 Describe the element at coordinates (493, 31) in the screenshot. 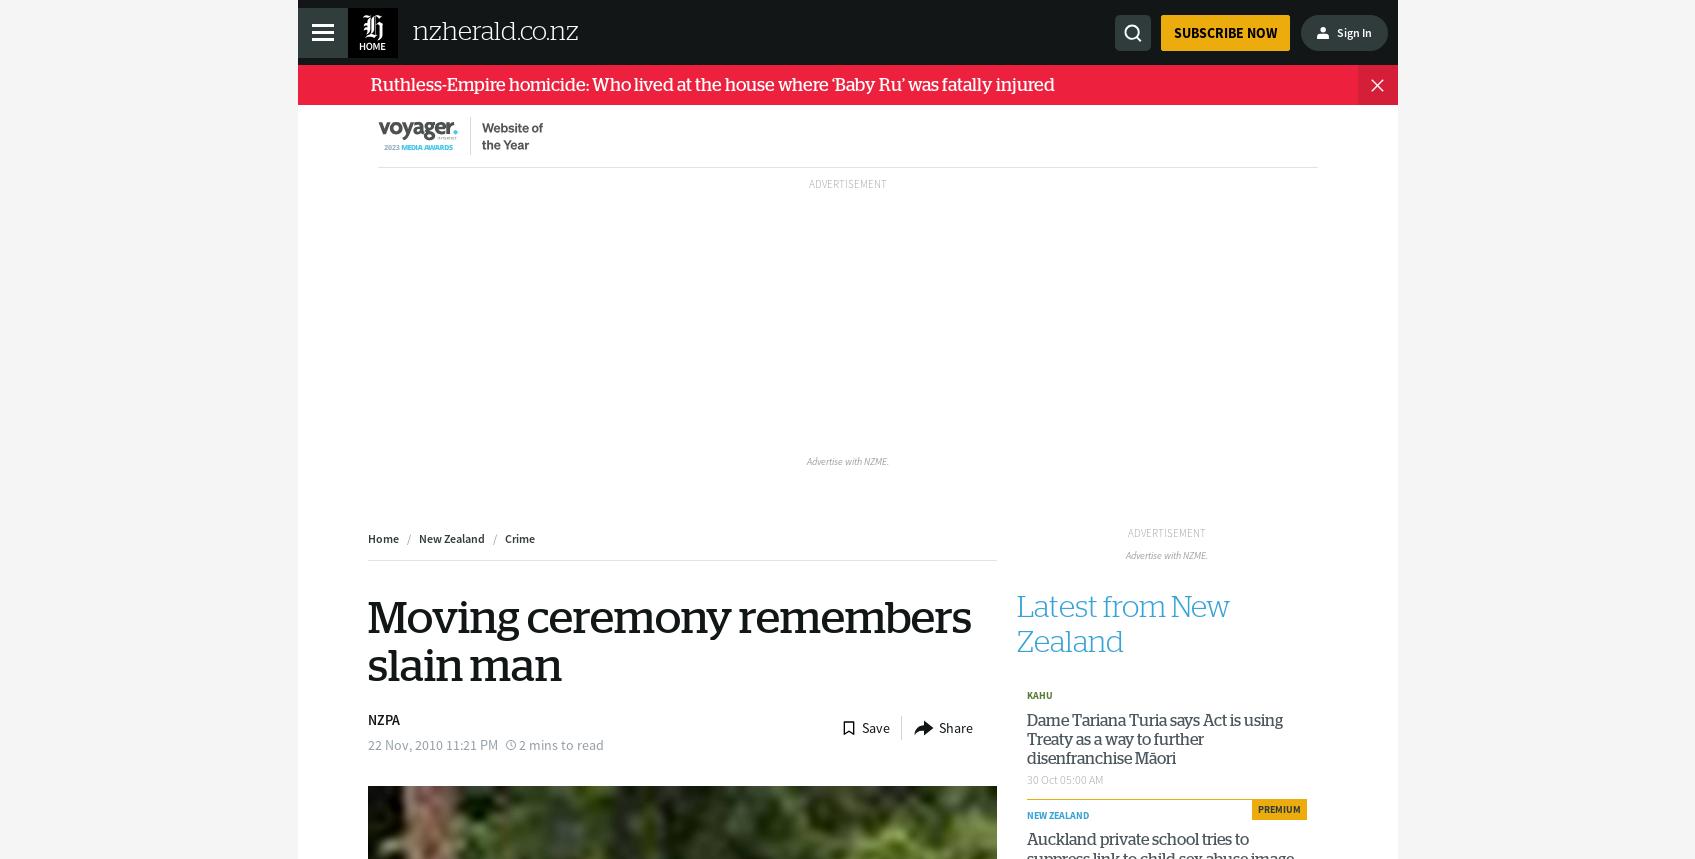

I see `'nzherald.co.nz'` at that location.